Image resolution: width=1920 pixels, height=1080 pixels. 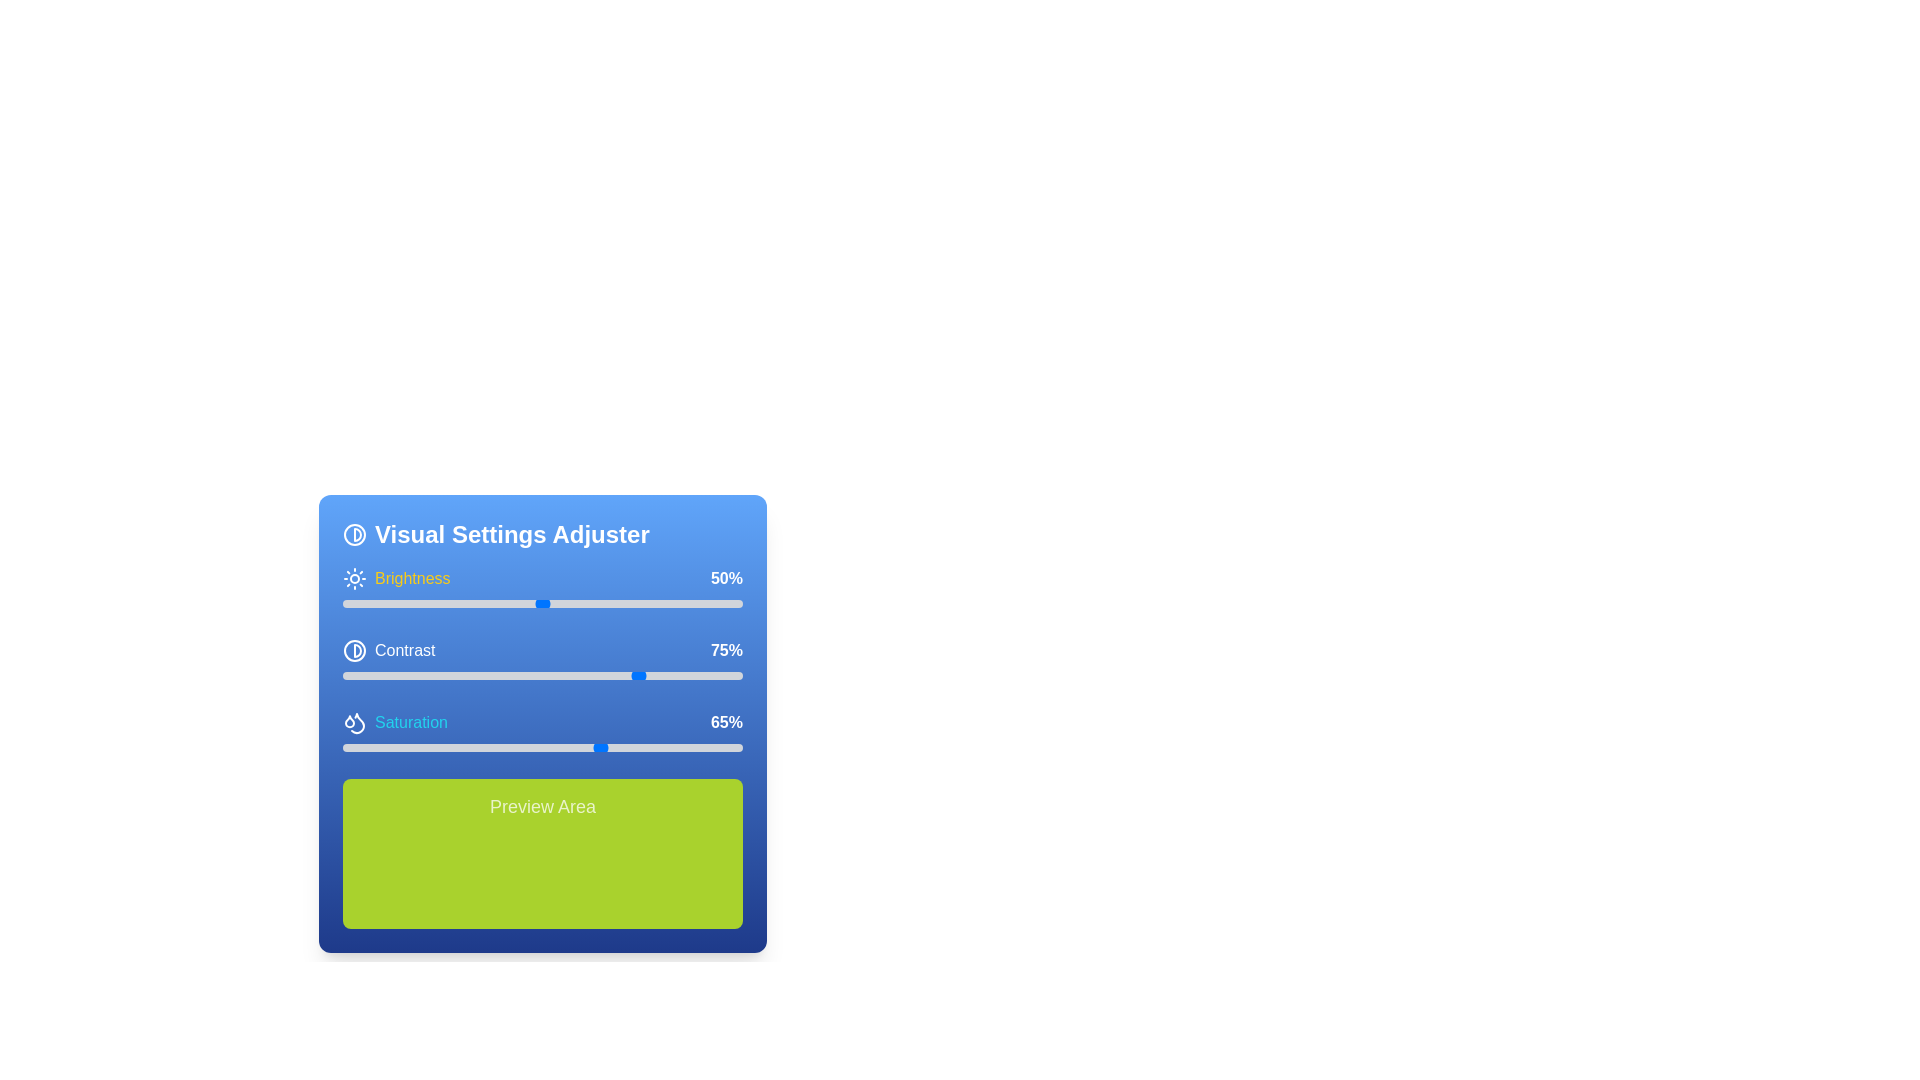 I want to click on contrast, so click(x=605, y=675).